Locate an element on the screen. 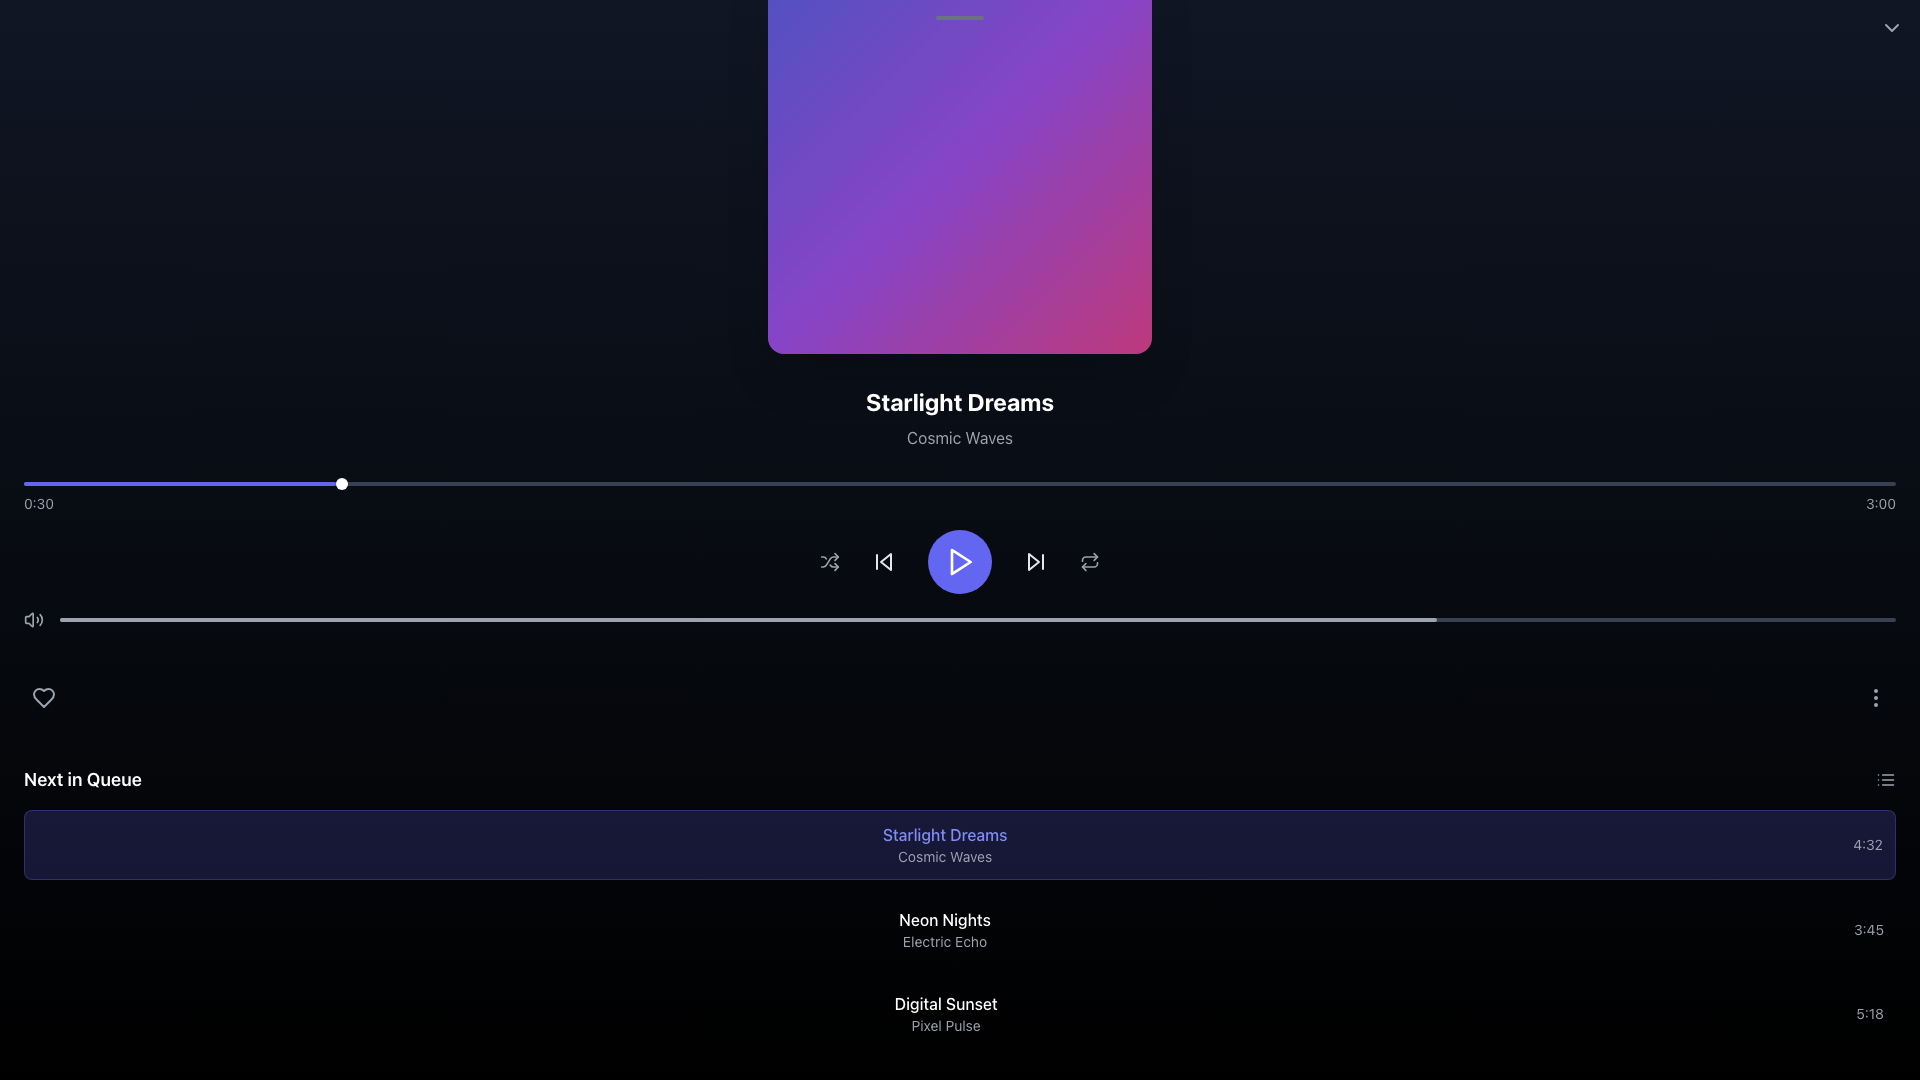 The height and width of the screenshot is (1080, 1920). the second item in the 'Next in Queue' section, which represents a track in the music queue is located at coordinates (960, 929).